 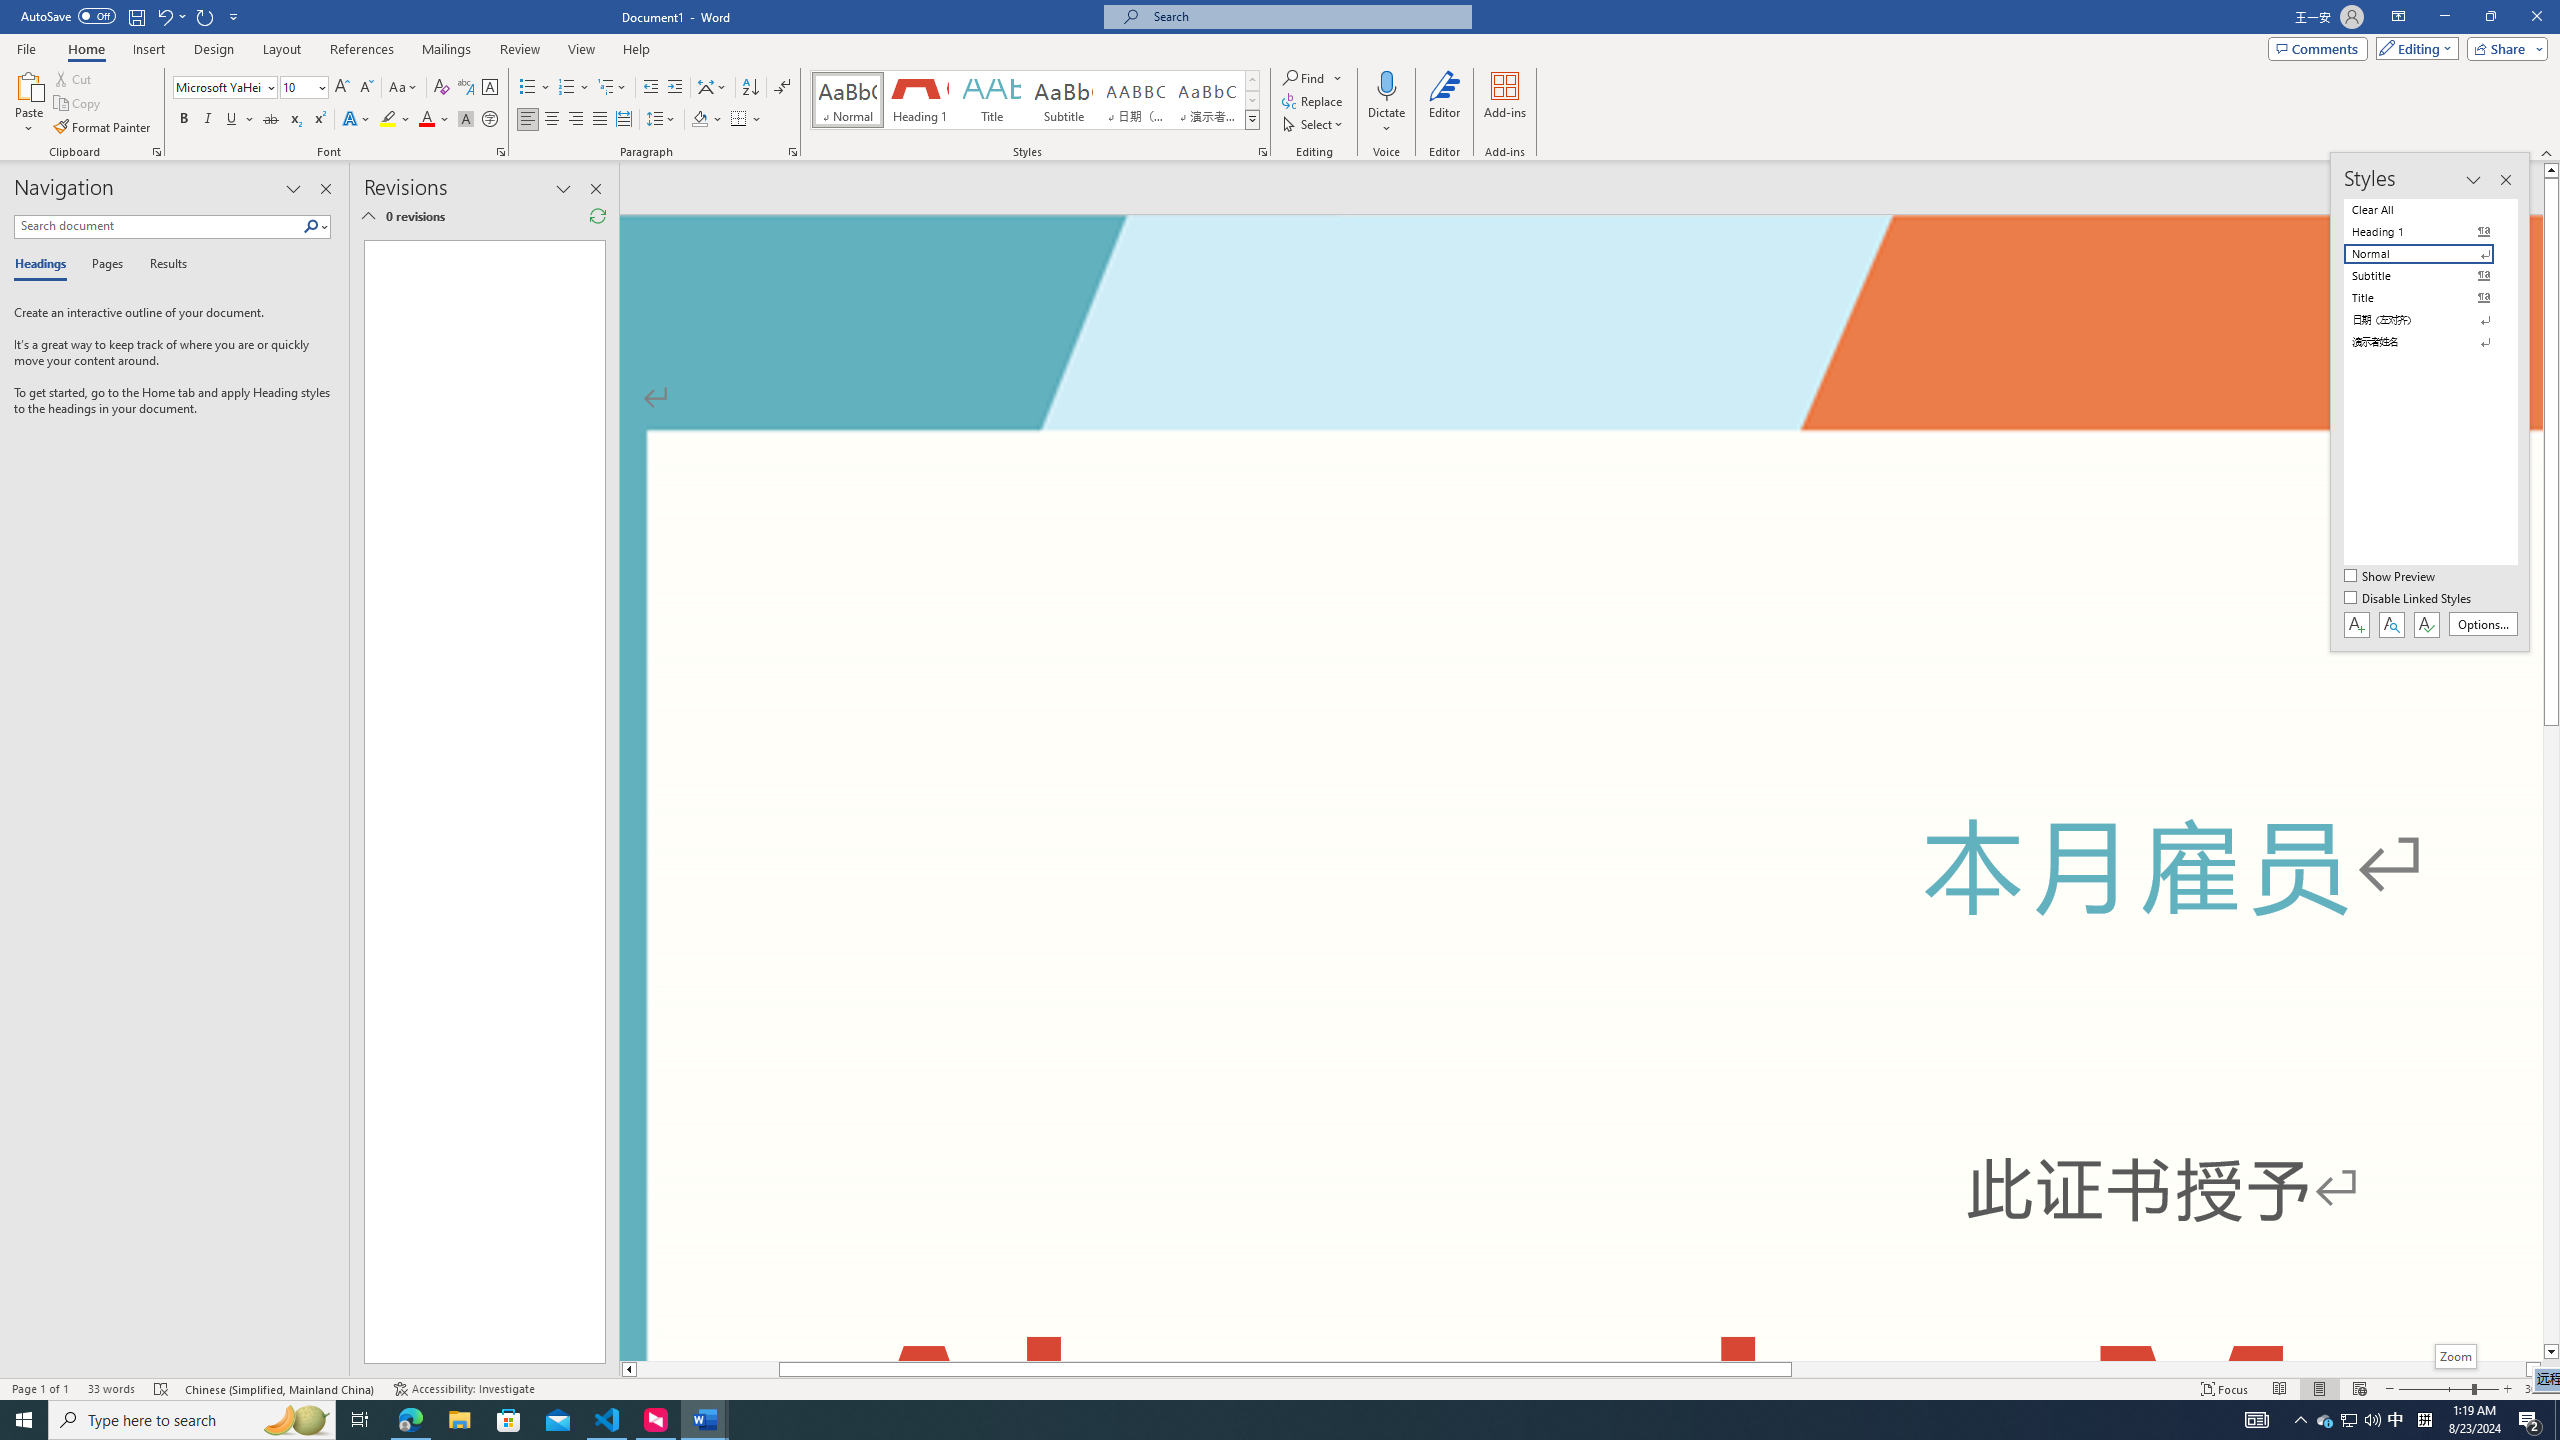 I want to click on 'Options...', so click(x=2483, y=624).